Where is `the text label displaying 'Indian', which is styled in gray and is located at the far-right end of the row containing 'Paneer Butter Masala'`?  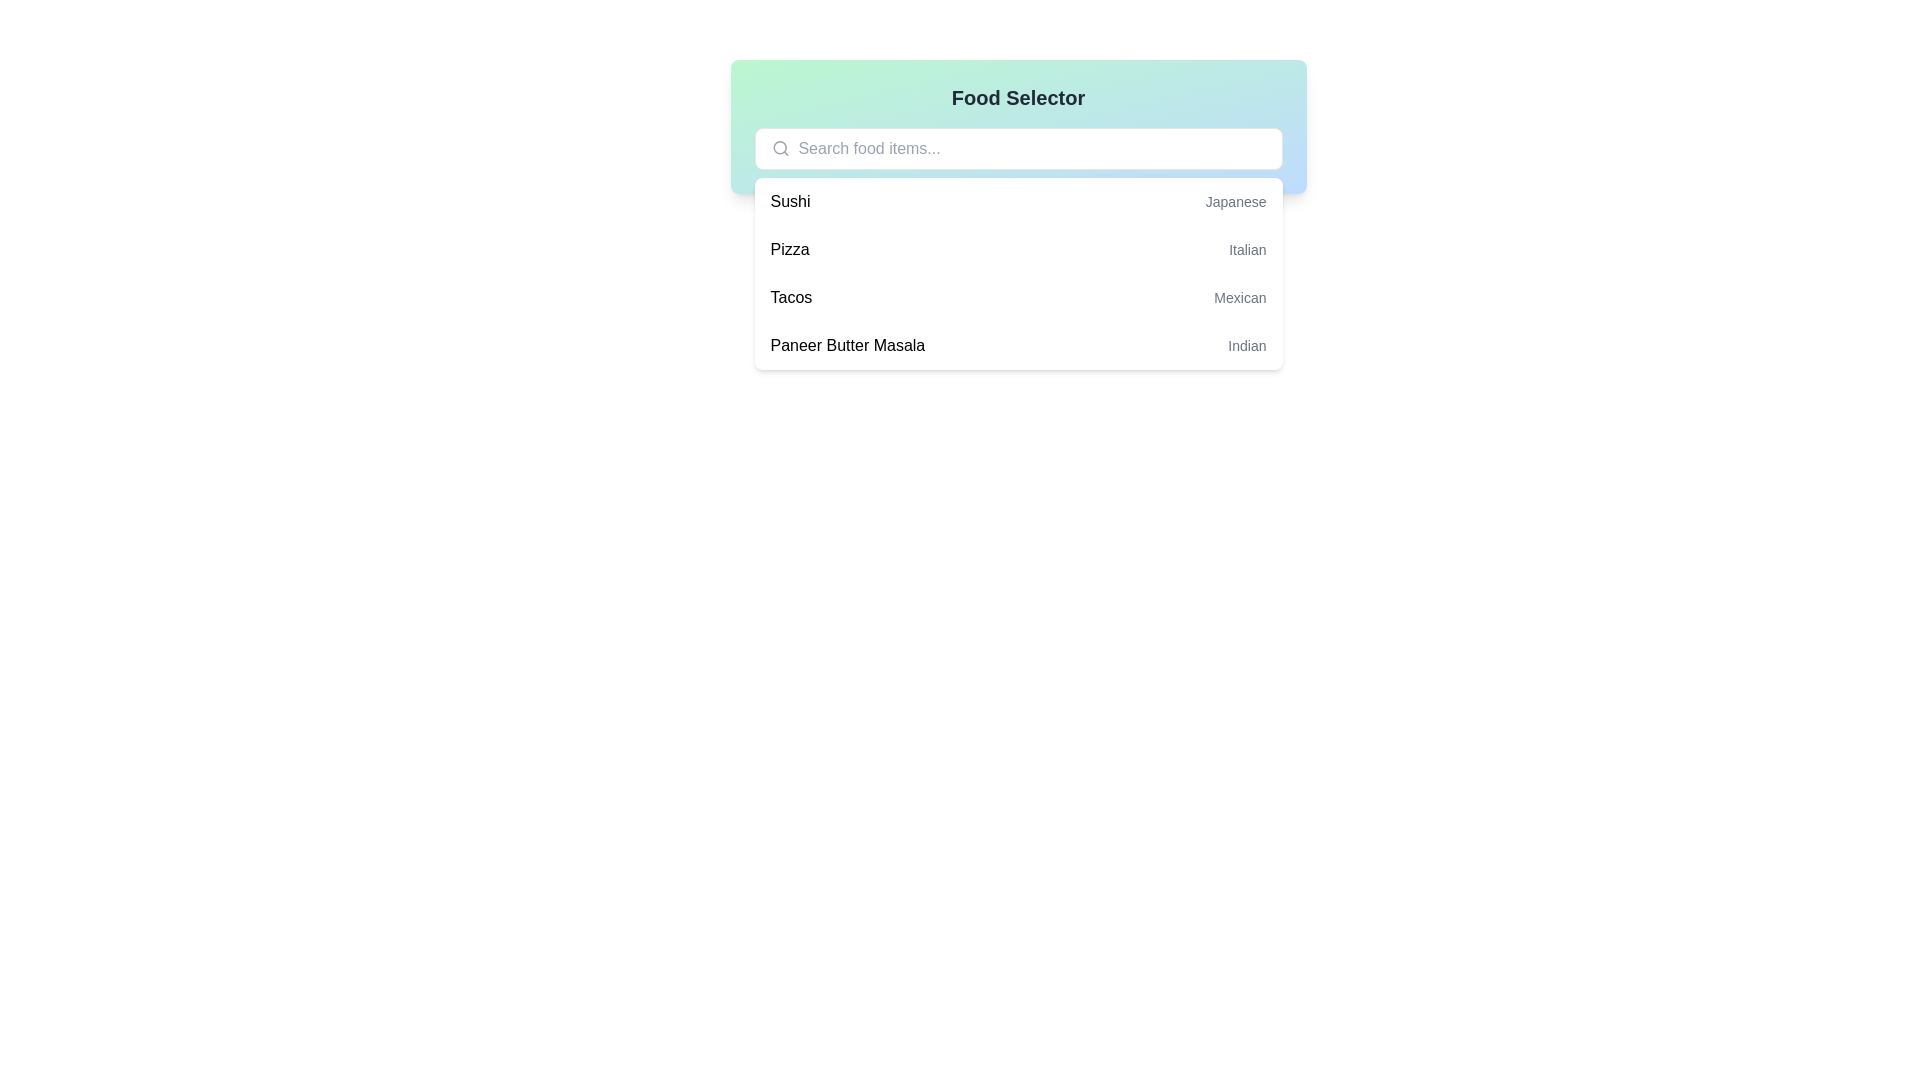
the text label displaying 'Indian', which is styled in gray and is located at the far-right end of the row containing 'Paneer Butter Masala' is located at coordinates (1246, 345).